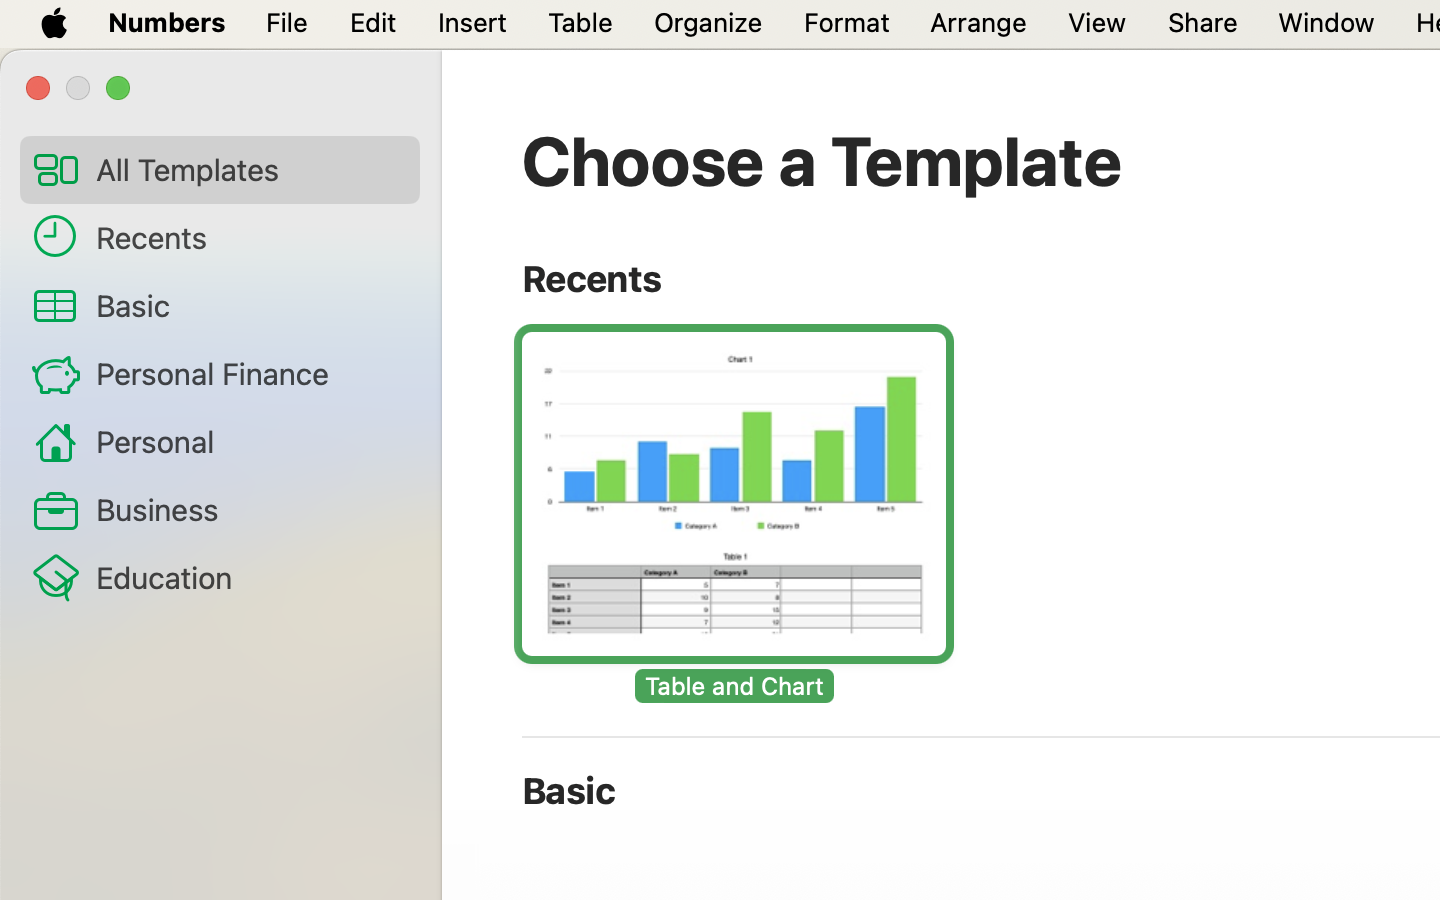  What do you see at coordinates (248, 304) in the screenshot?
I see `'Basic'` at bounding box center [248, 304].